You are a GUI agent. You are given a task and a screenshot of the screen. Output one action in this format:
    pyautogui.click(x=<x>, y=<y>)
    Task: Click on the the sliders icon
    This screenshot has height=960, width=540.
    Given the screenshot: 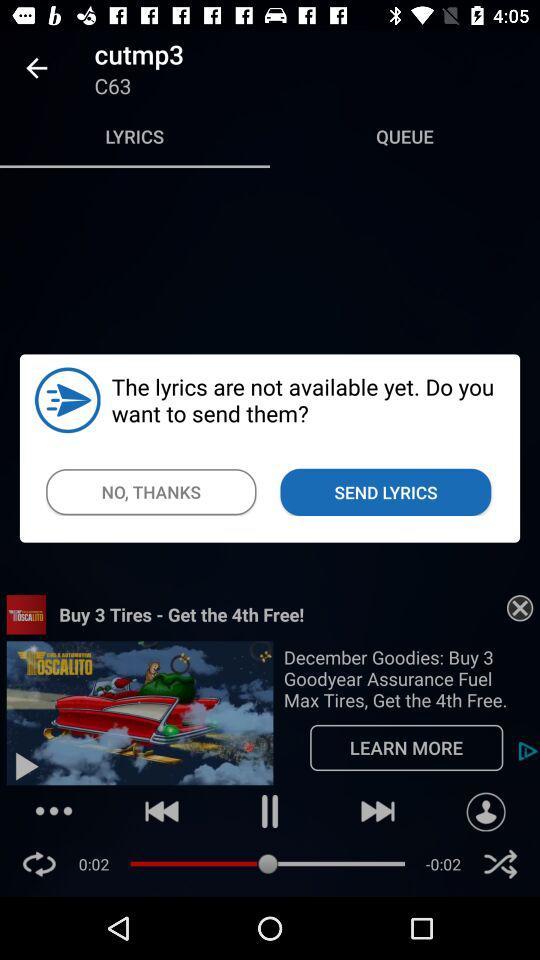 What is the action you would take?
    pyautogui.click(x=54, y=811)
    